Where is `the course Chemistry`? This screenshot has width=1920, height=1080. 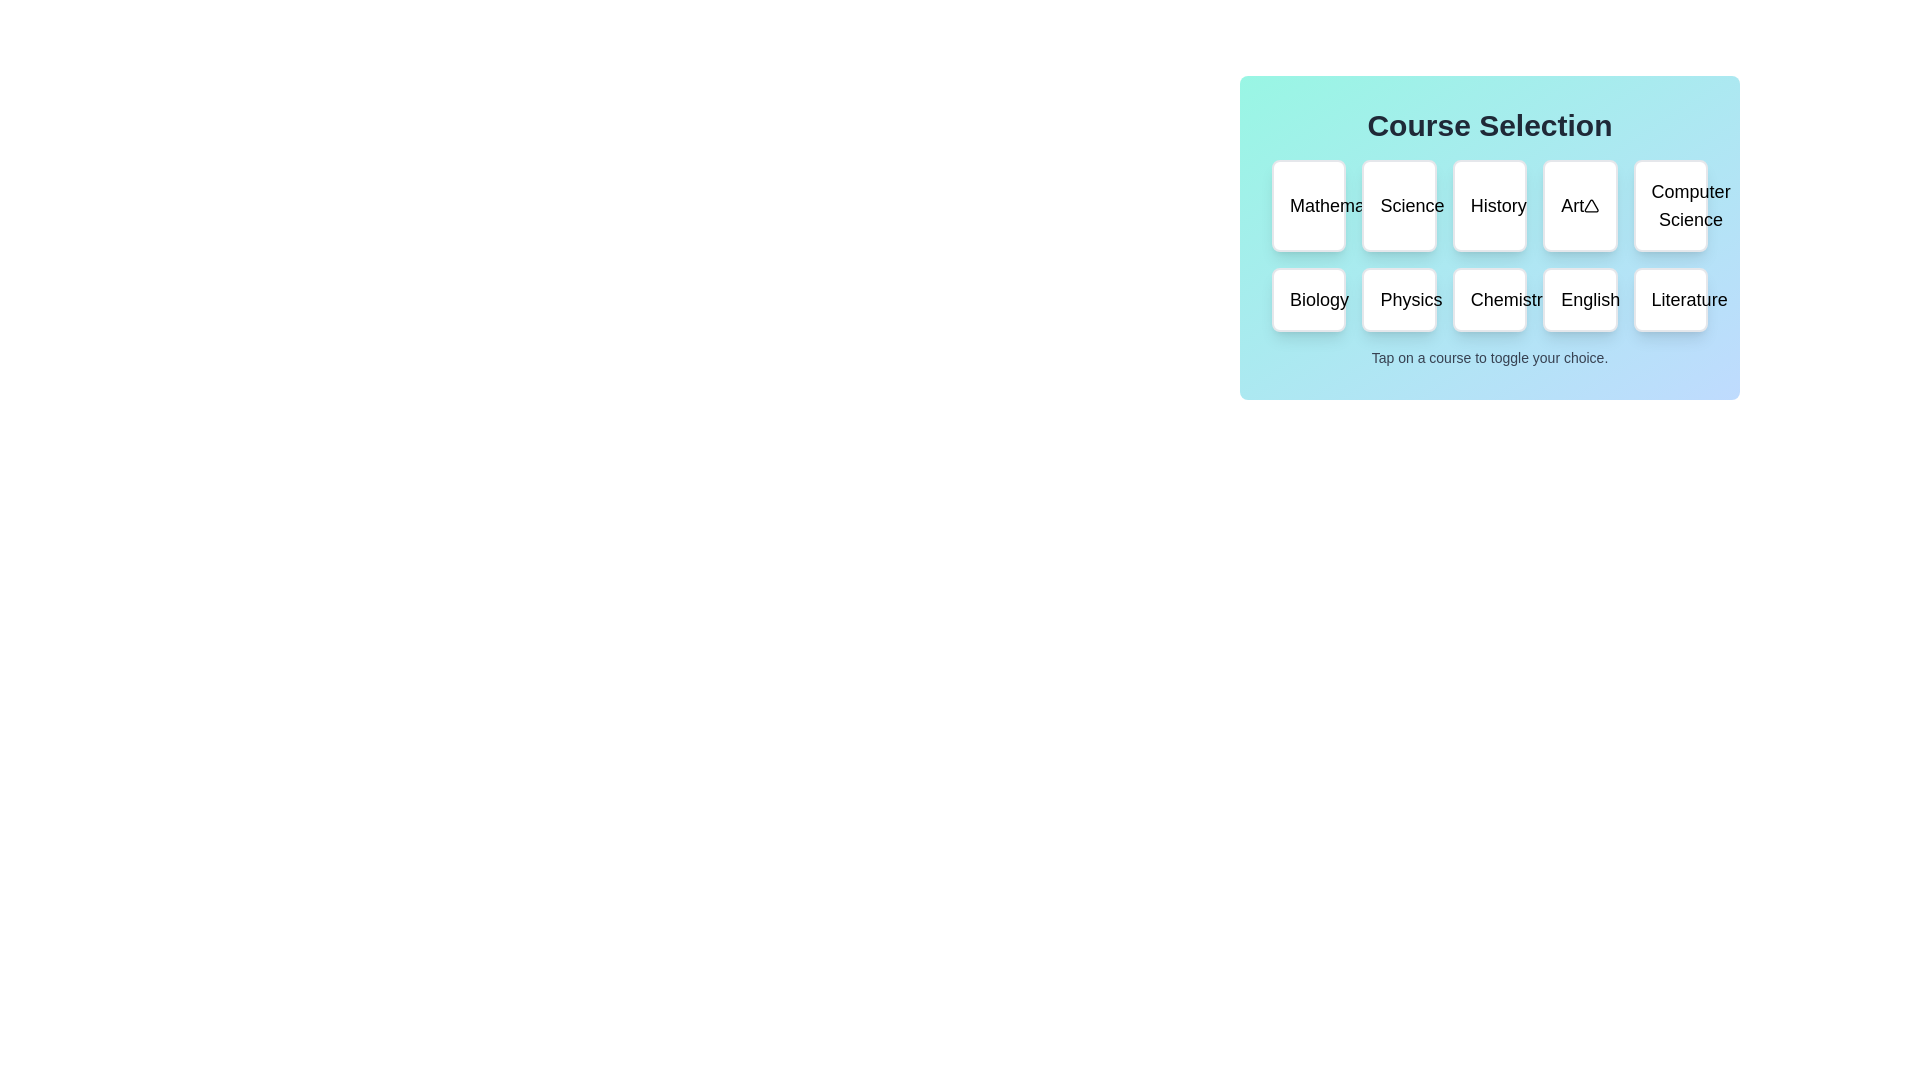 the course Chemistry is located at coordinates (1488, 300).